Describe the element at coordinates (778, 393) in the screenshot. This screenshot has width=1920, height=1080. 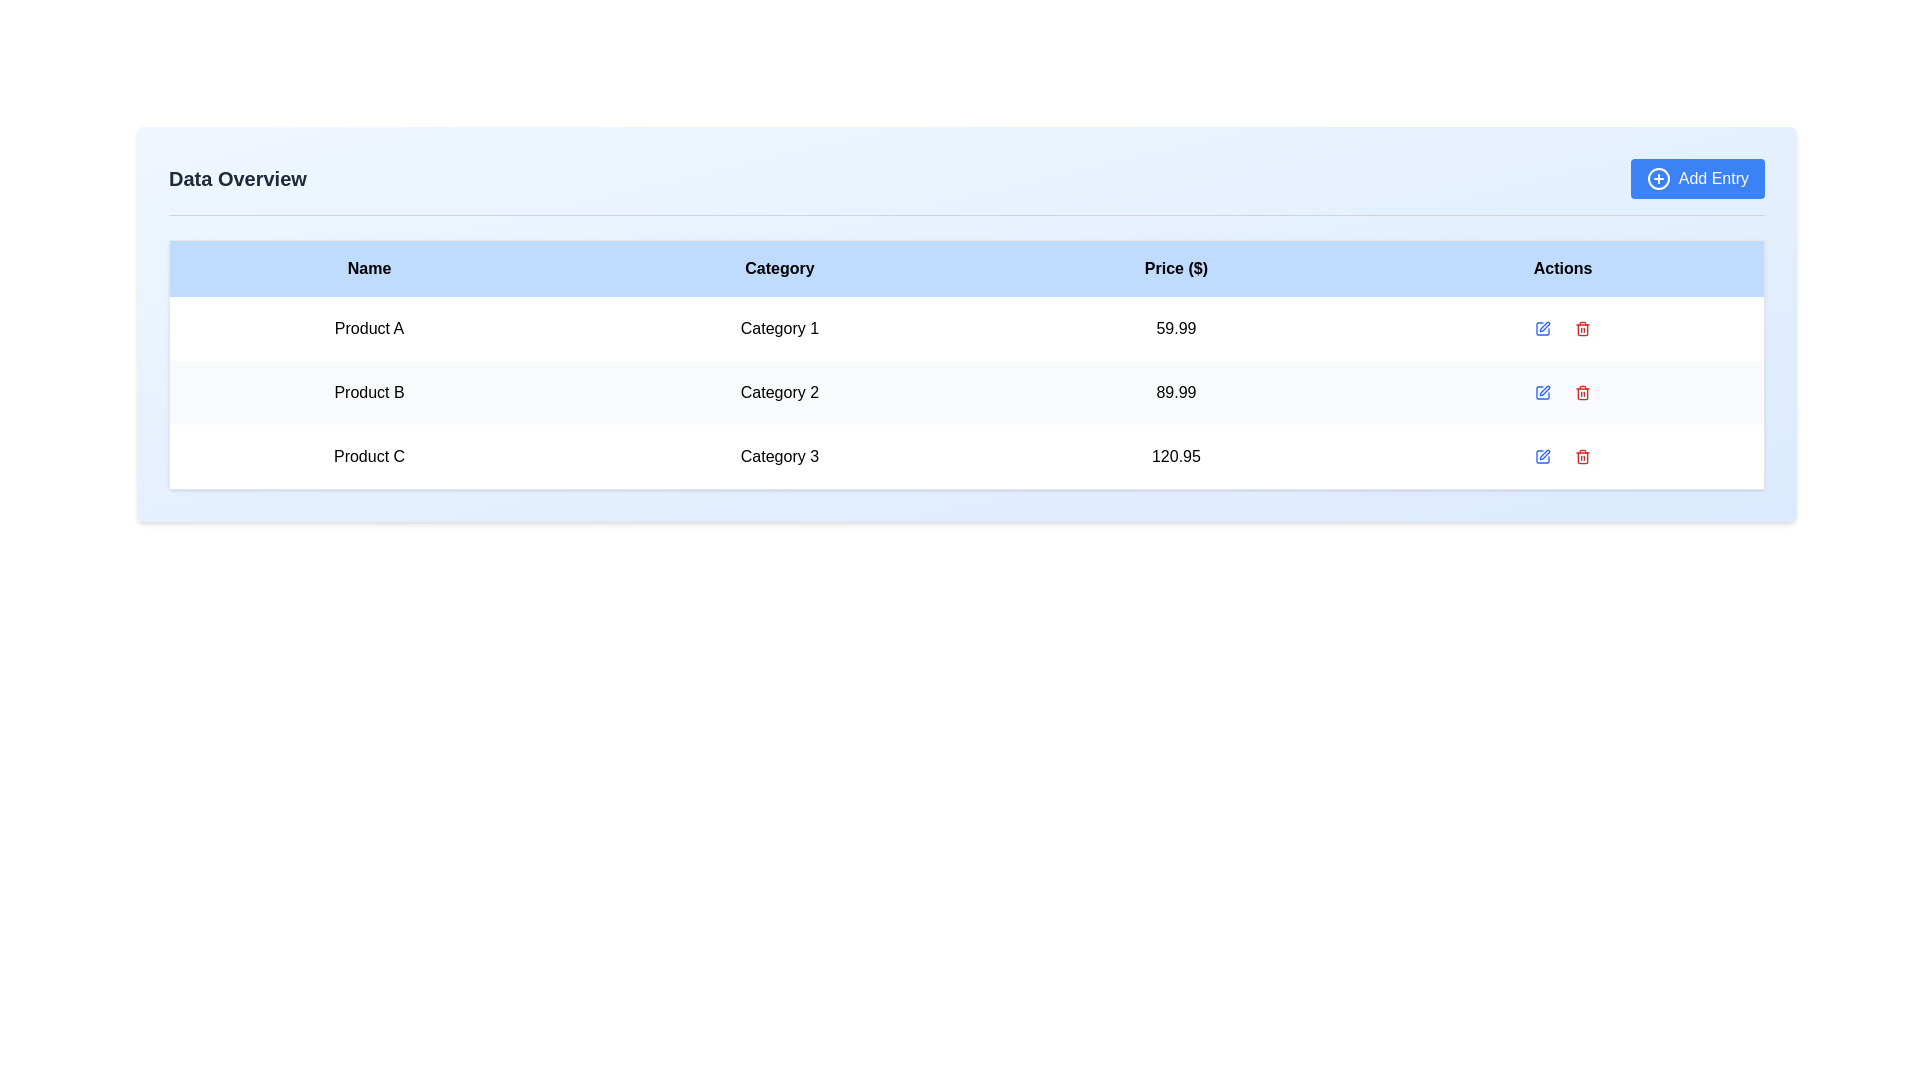
I see `the static text label displaying 'Category 2' located in the 'Category' column of the table corresponding to 'Product B'` at that location.